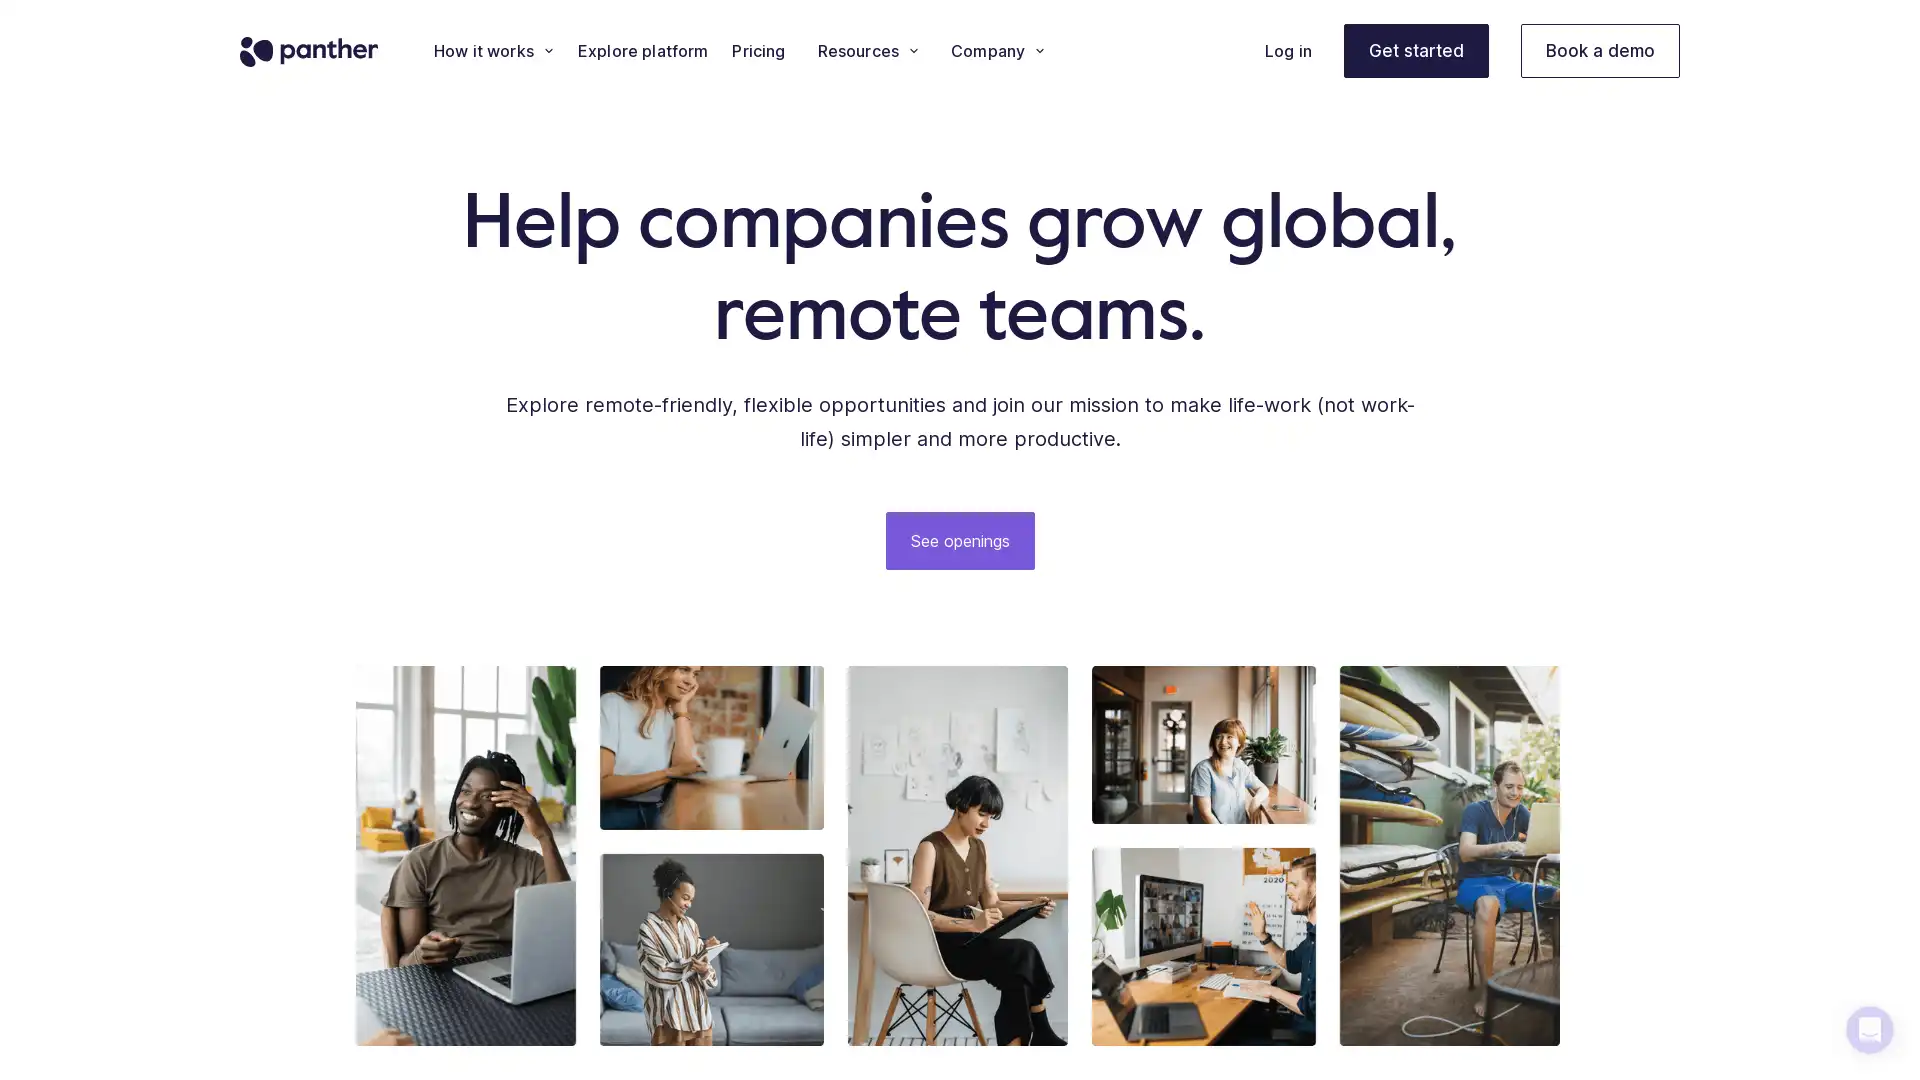  I want to click on Open Intercom Messenger, so click(1869, 1029).